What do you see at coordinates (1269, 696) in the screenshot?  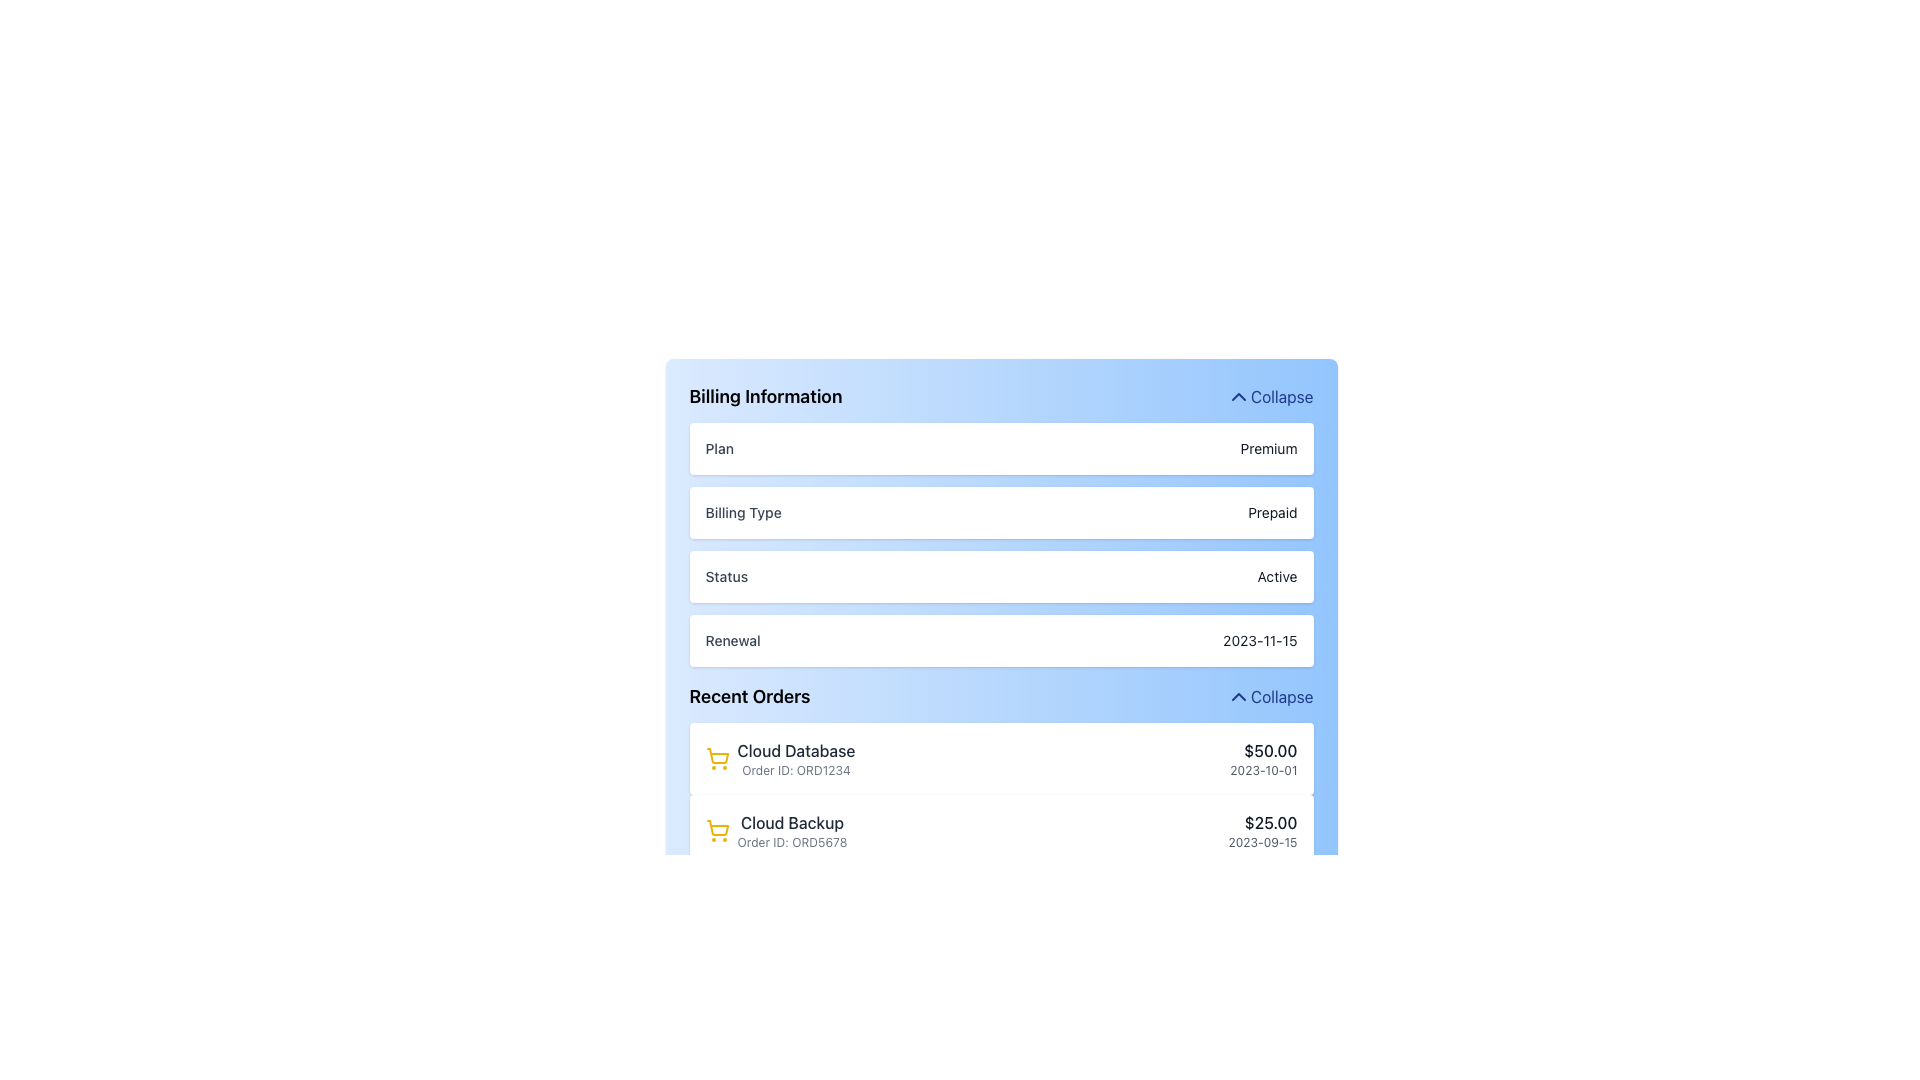 I see `the button located at the top-right corner of the 'Recent Orders' section` at bounding box center [1269, 696].